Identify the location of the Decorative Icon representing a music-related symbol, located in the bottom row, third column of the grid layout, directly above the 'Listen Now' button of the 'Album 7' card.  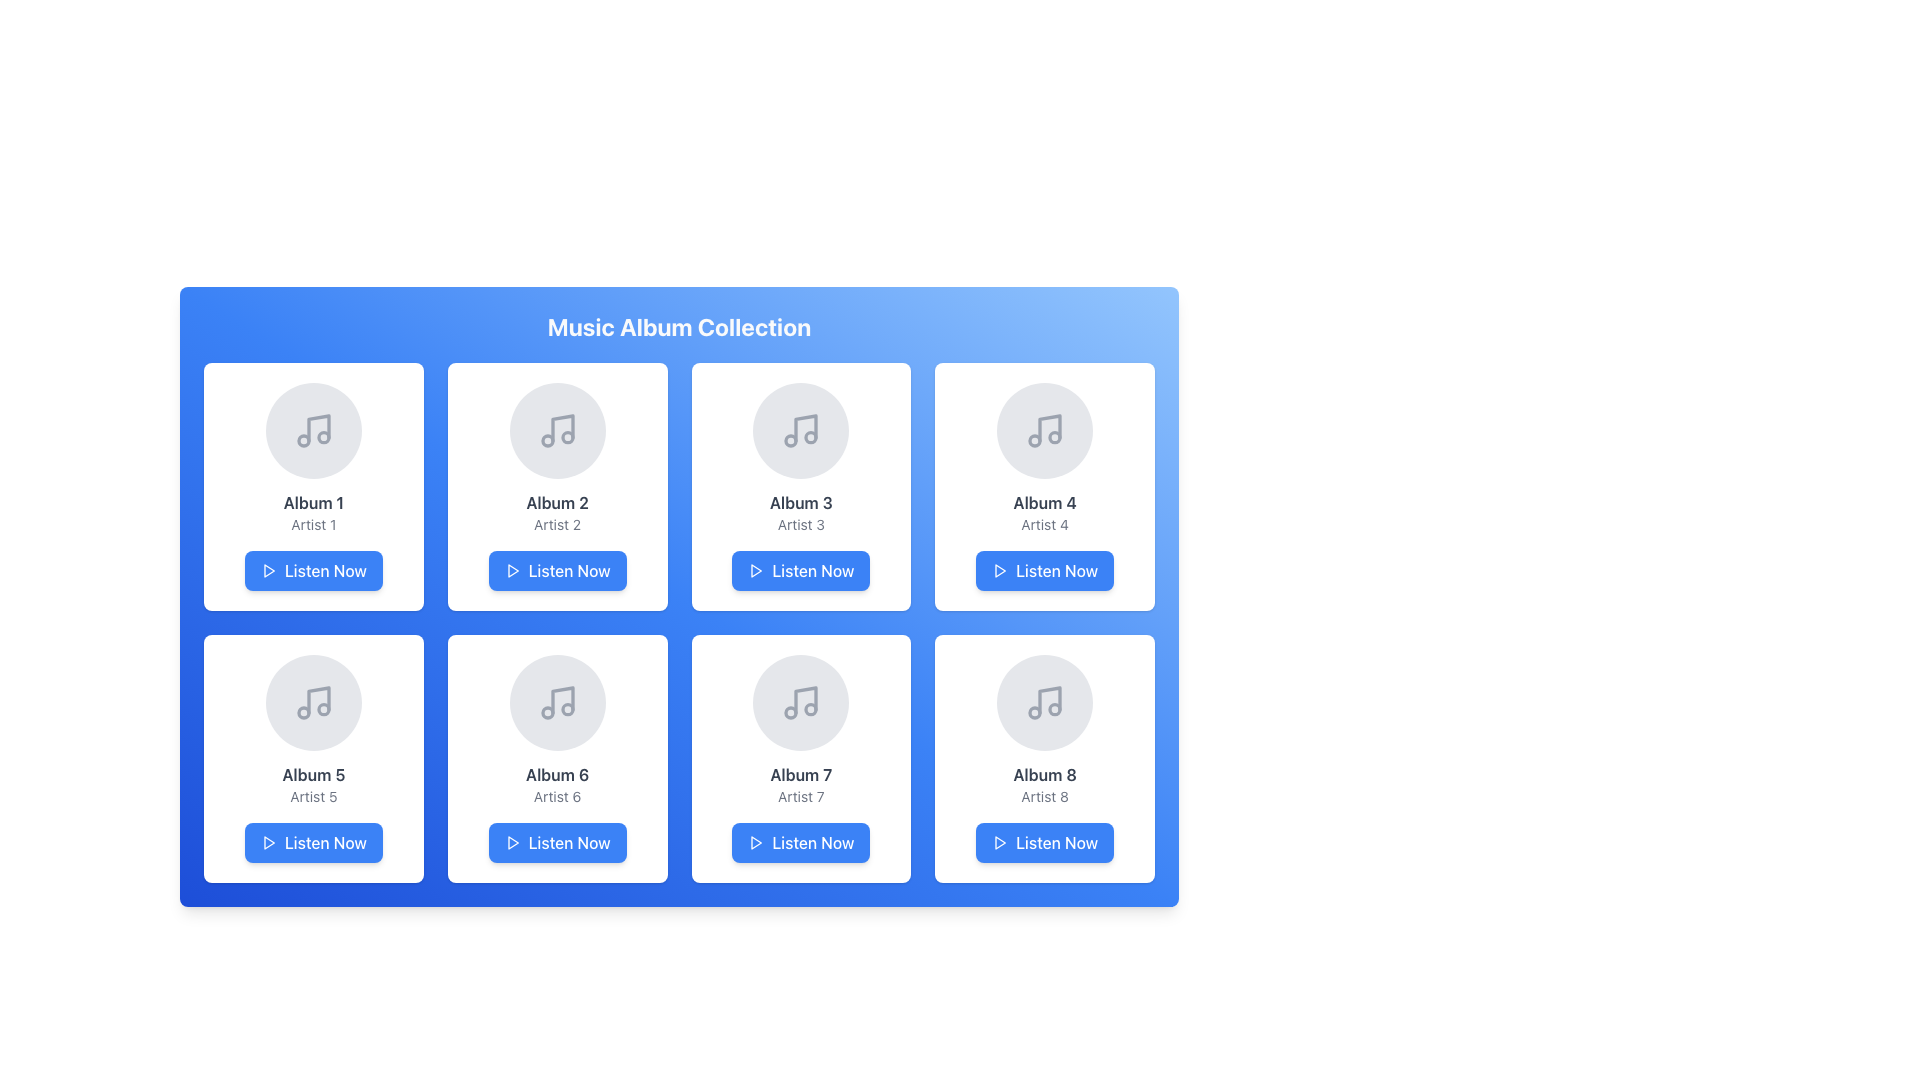
(806, 699).